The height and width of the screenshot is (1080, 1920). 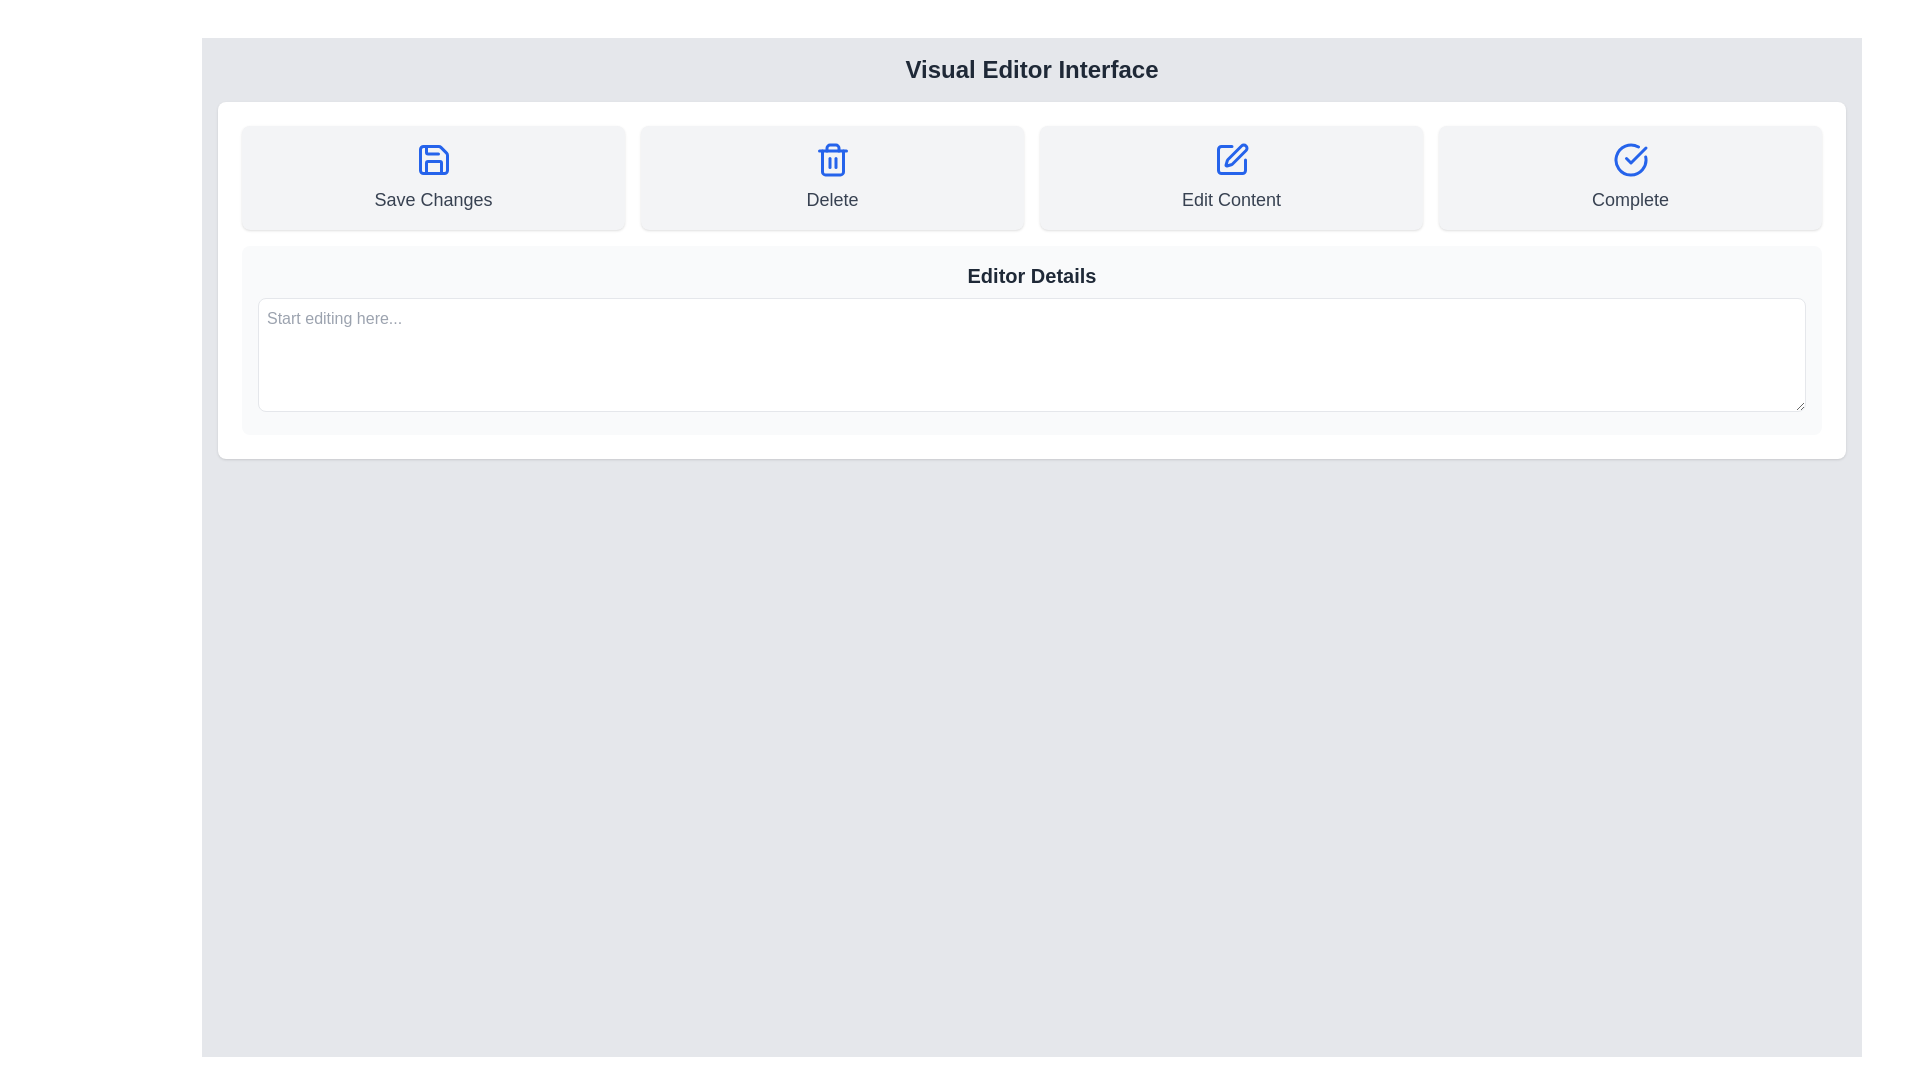 What do you see at coordinates (832, 161) in the screenshot?
I see `the 'Delete' icon, which is the second button from the left in the top action buttons` at bounding box center [832, 161].